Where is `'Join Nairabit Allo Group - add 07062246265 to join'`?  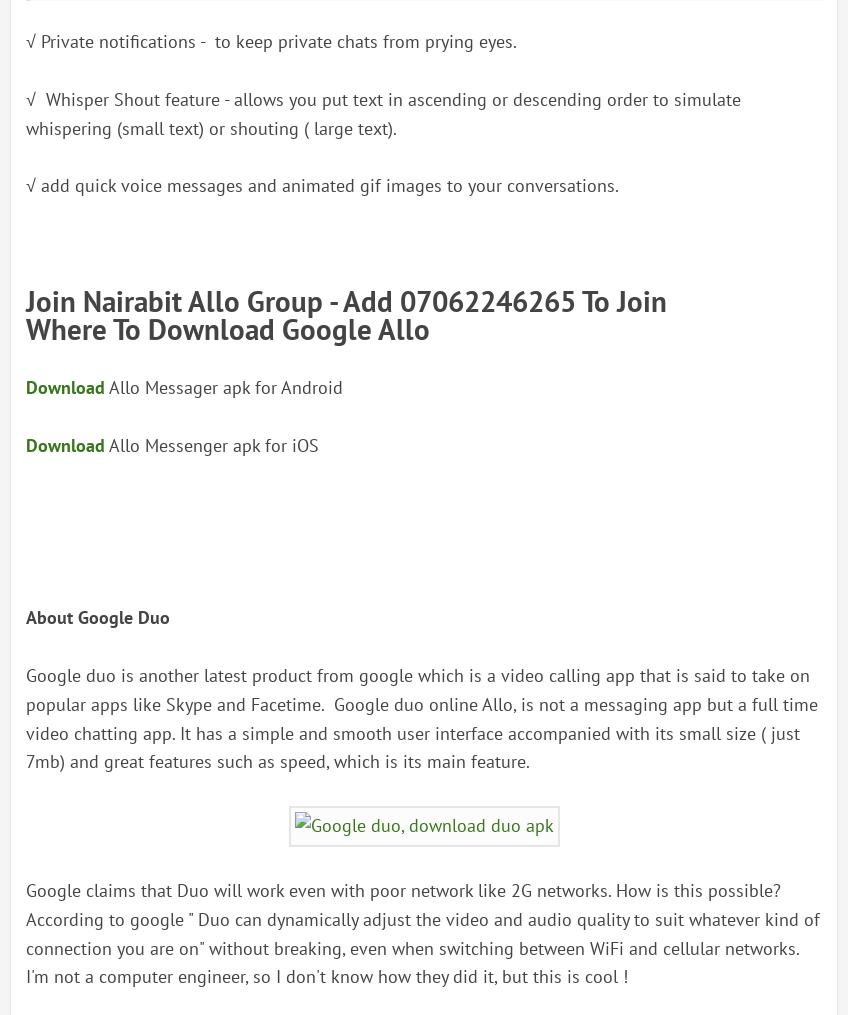
'Join Nairabit Allo Group - add 07062246265 to join' is located at coordinates (345, 299).